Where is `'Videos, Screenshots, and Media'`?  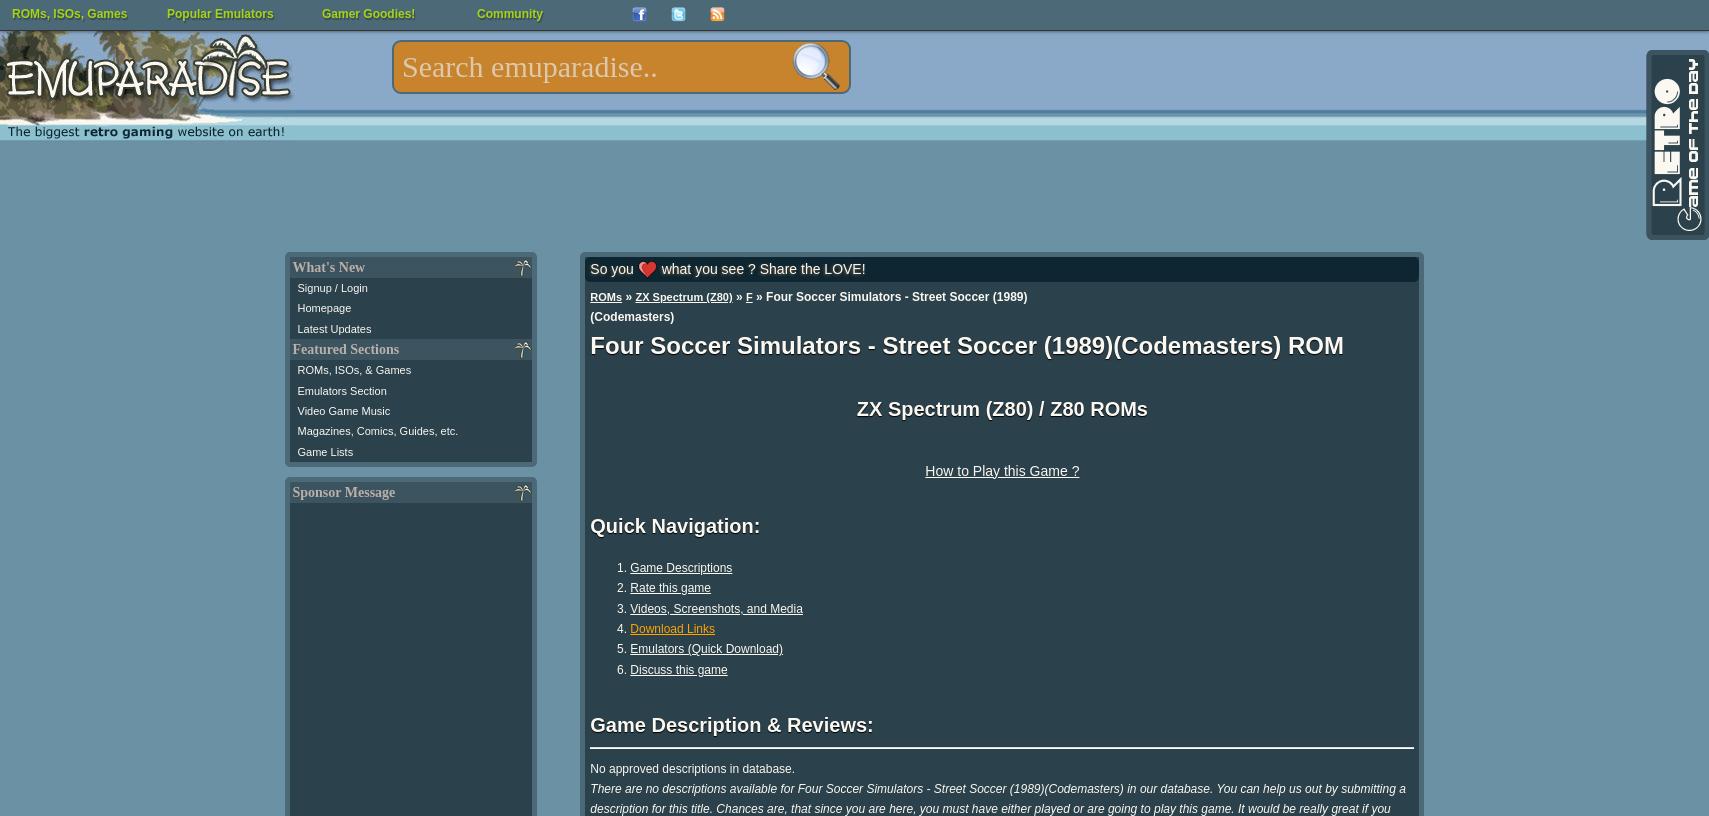 'Videos, Screenshots, and Media' is located at coordinates (715, 608).